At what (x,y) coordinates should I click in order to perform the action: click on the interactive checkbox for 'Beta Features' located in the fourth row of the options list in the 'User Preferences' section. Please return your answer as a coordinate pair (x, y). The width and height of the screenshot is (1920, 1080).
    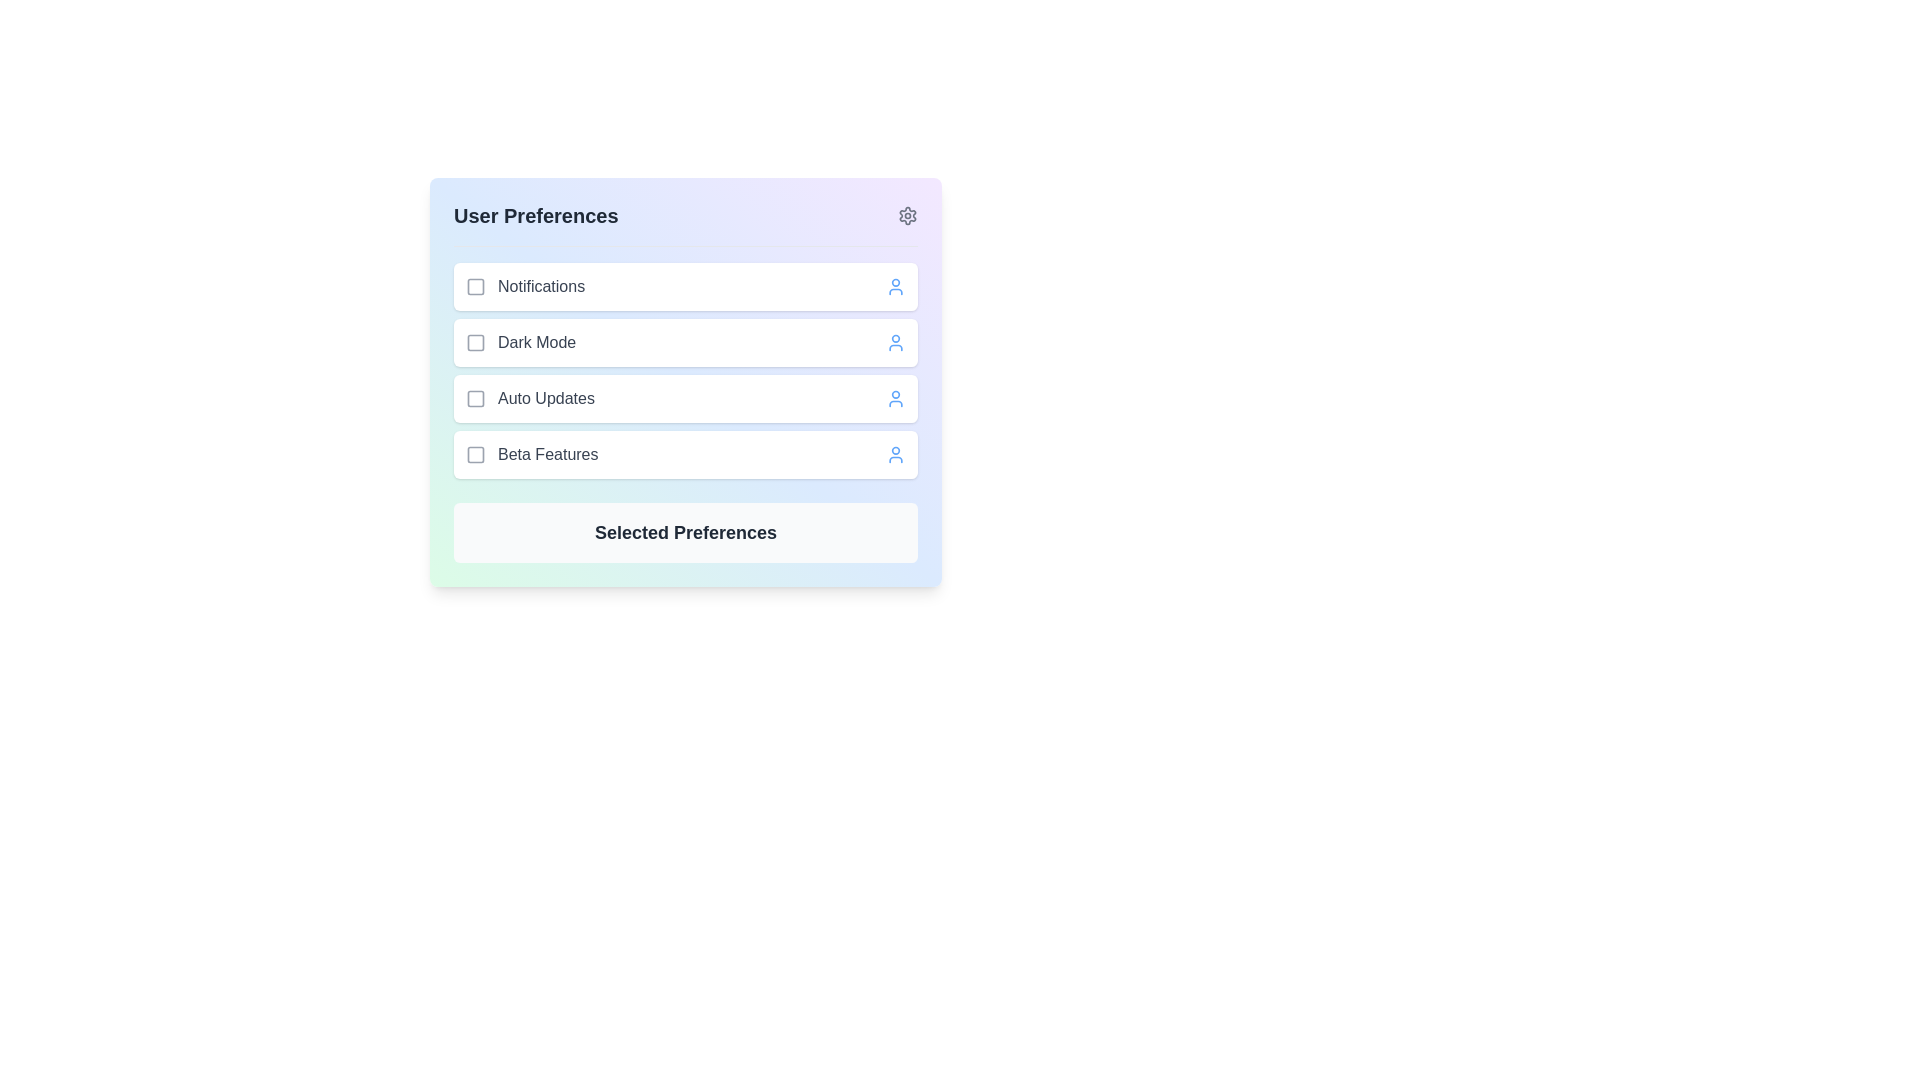
    Looking at the image, I should click on (474, 455).